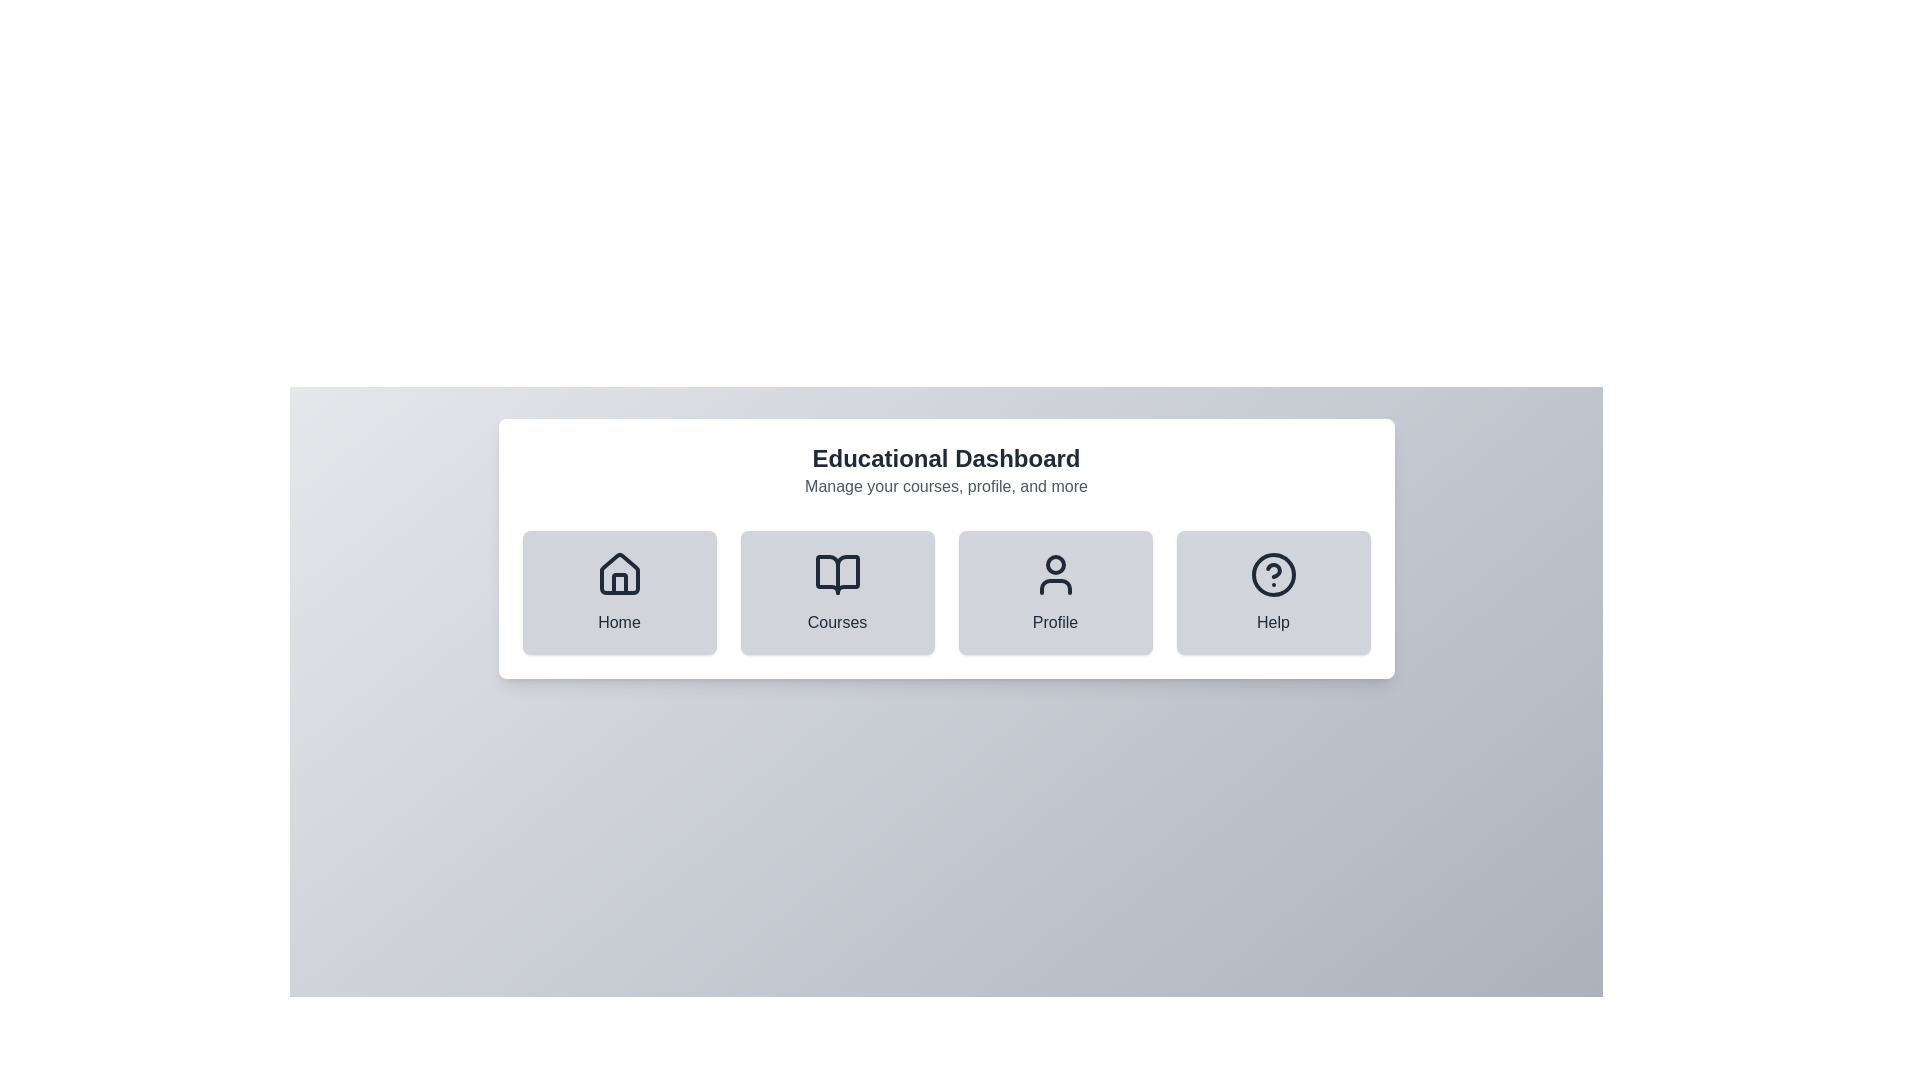 Image resolution: width=1920 pixels, height=1080 pixels. What do you see at coordinates (945, 486) in the screenshot?
I see `the static text element displaying the phrase 'Manage your courses, profile, and more', located below the 'Educational Dashboard' title, centrally positioned in the upper section of the interface` at bounding box center [945, 486].